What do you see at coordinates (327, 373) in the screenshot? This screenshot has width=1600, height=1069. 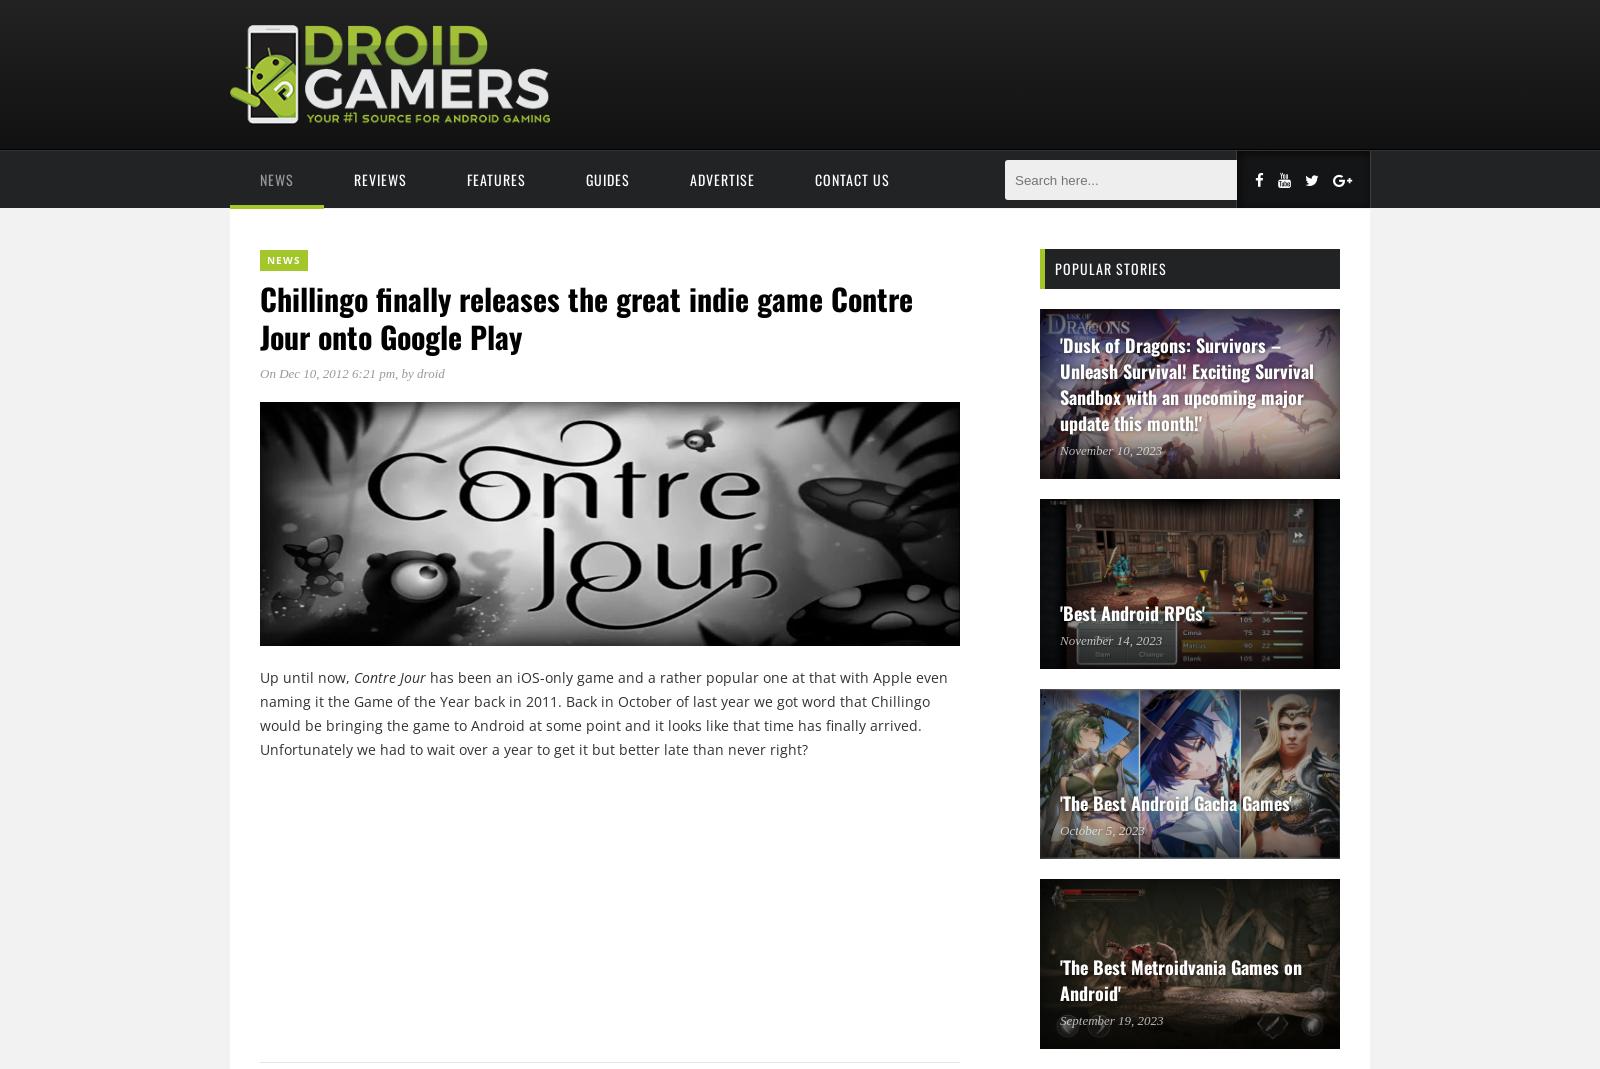 I see `'On Dec 10, 2012 6:21 pm'` at bounding box center [327, 373].